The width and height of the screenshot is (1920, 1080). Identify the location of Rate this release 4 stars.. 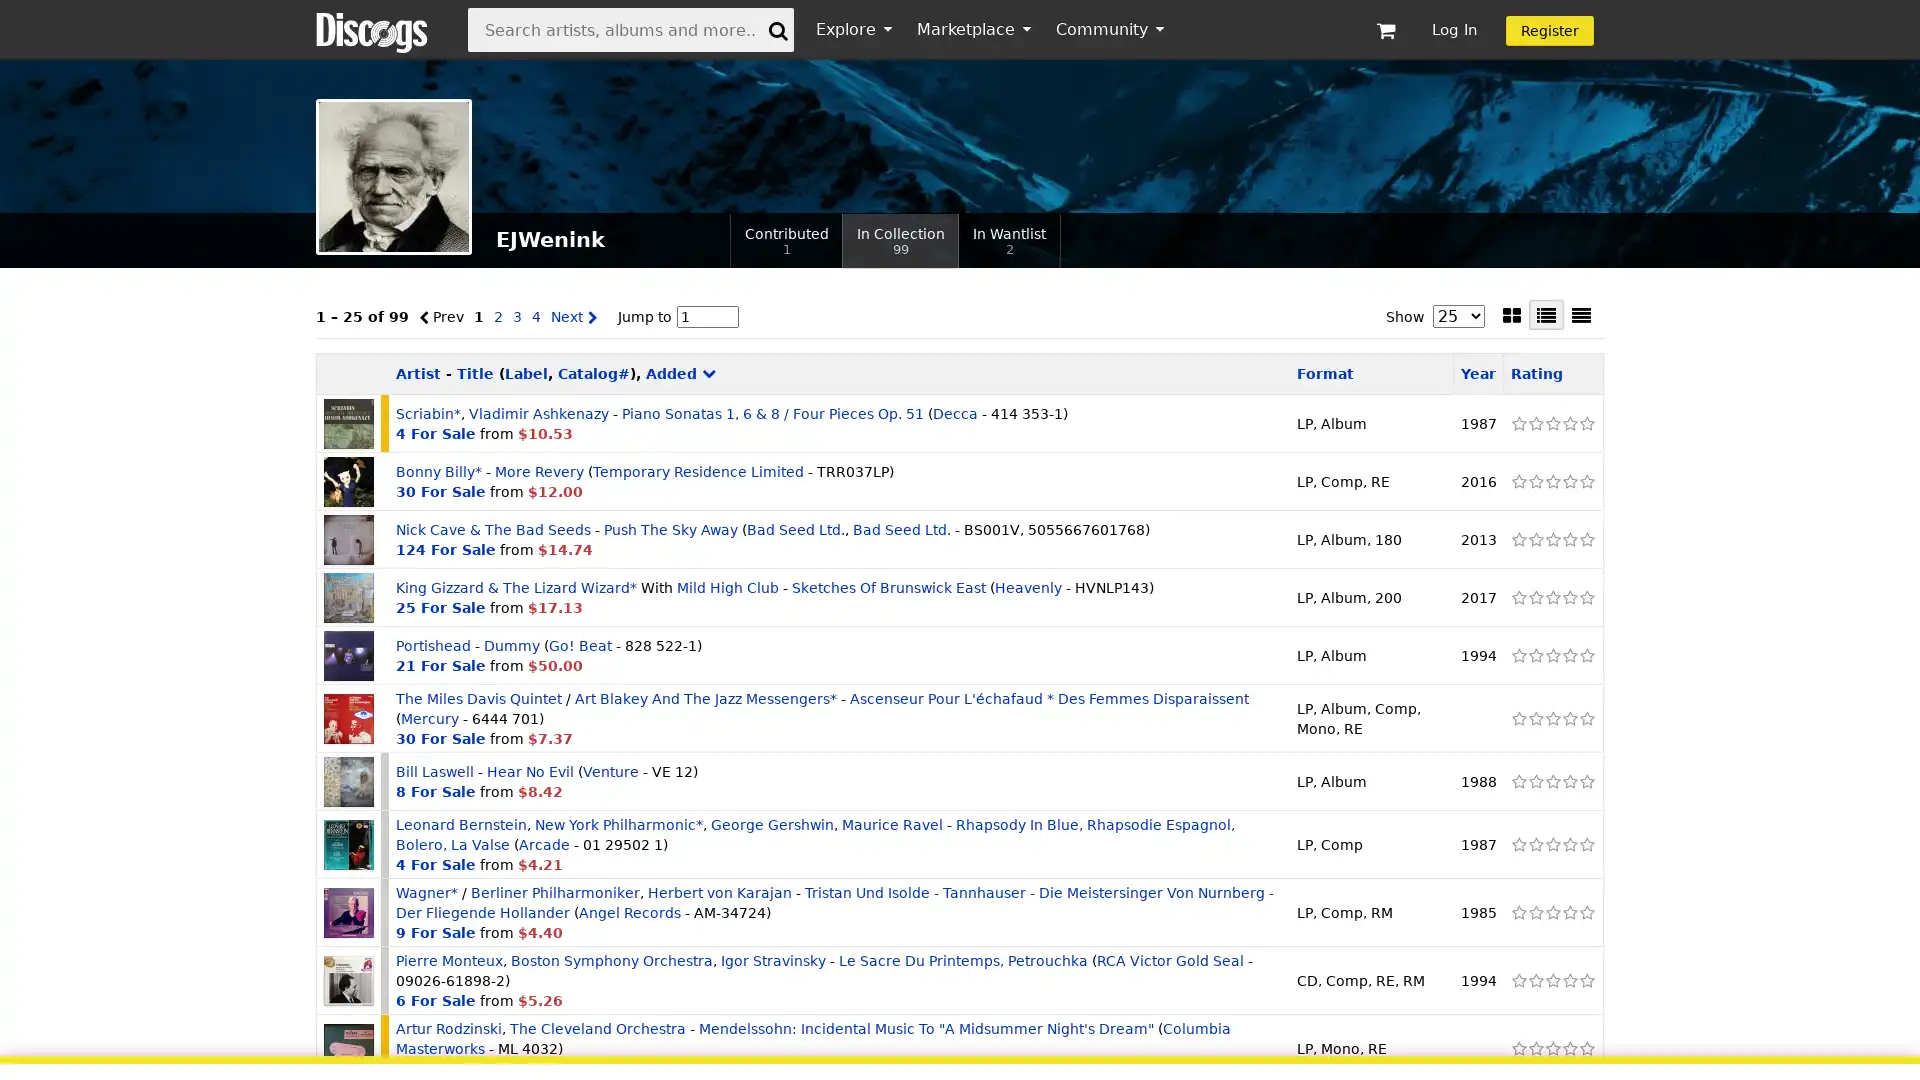
(1568, 482).